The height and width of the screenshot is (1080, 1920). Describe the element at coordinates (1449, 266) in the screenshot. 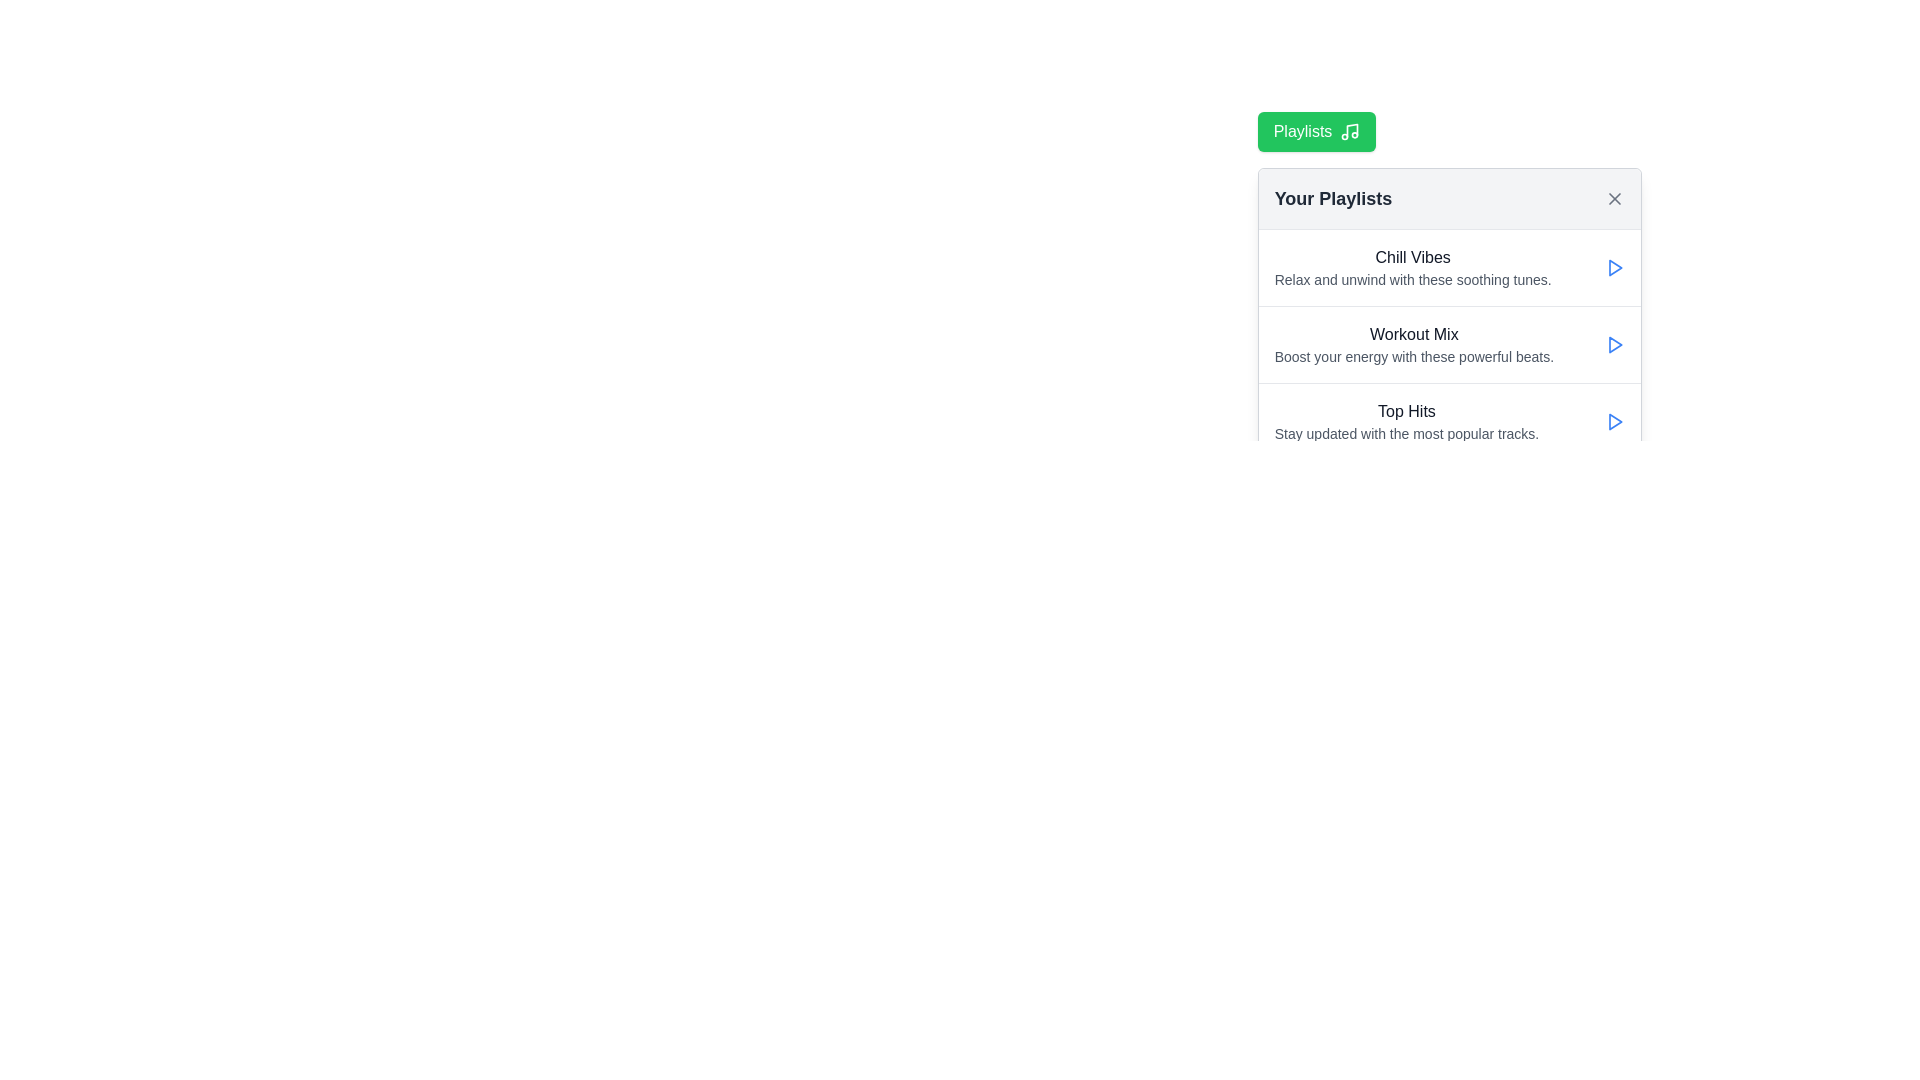

I see `the first selectable list item titled 'Chill Vibes' under the header 'Your Playlists', which contains a subtitle and a right-facing arrow icon` at that location.